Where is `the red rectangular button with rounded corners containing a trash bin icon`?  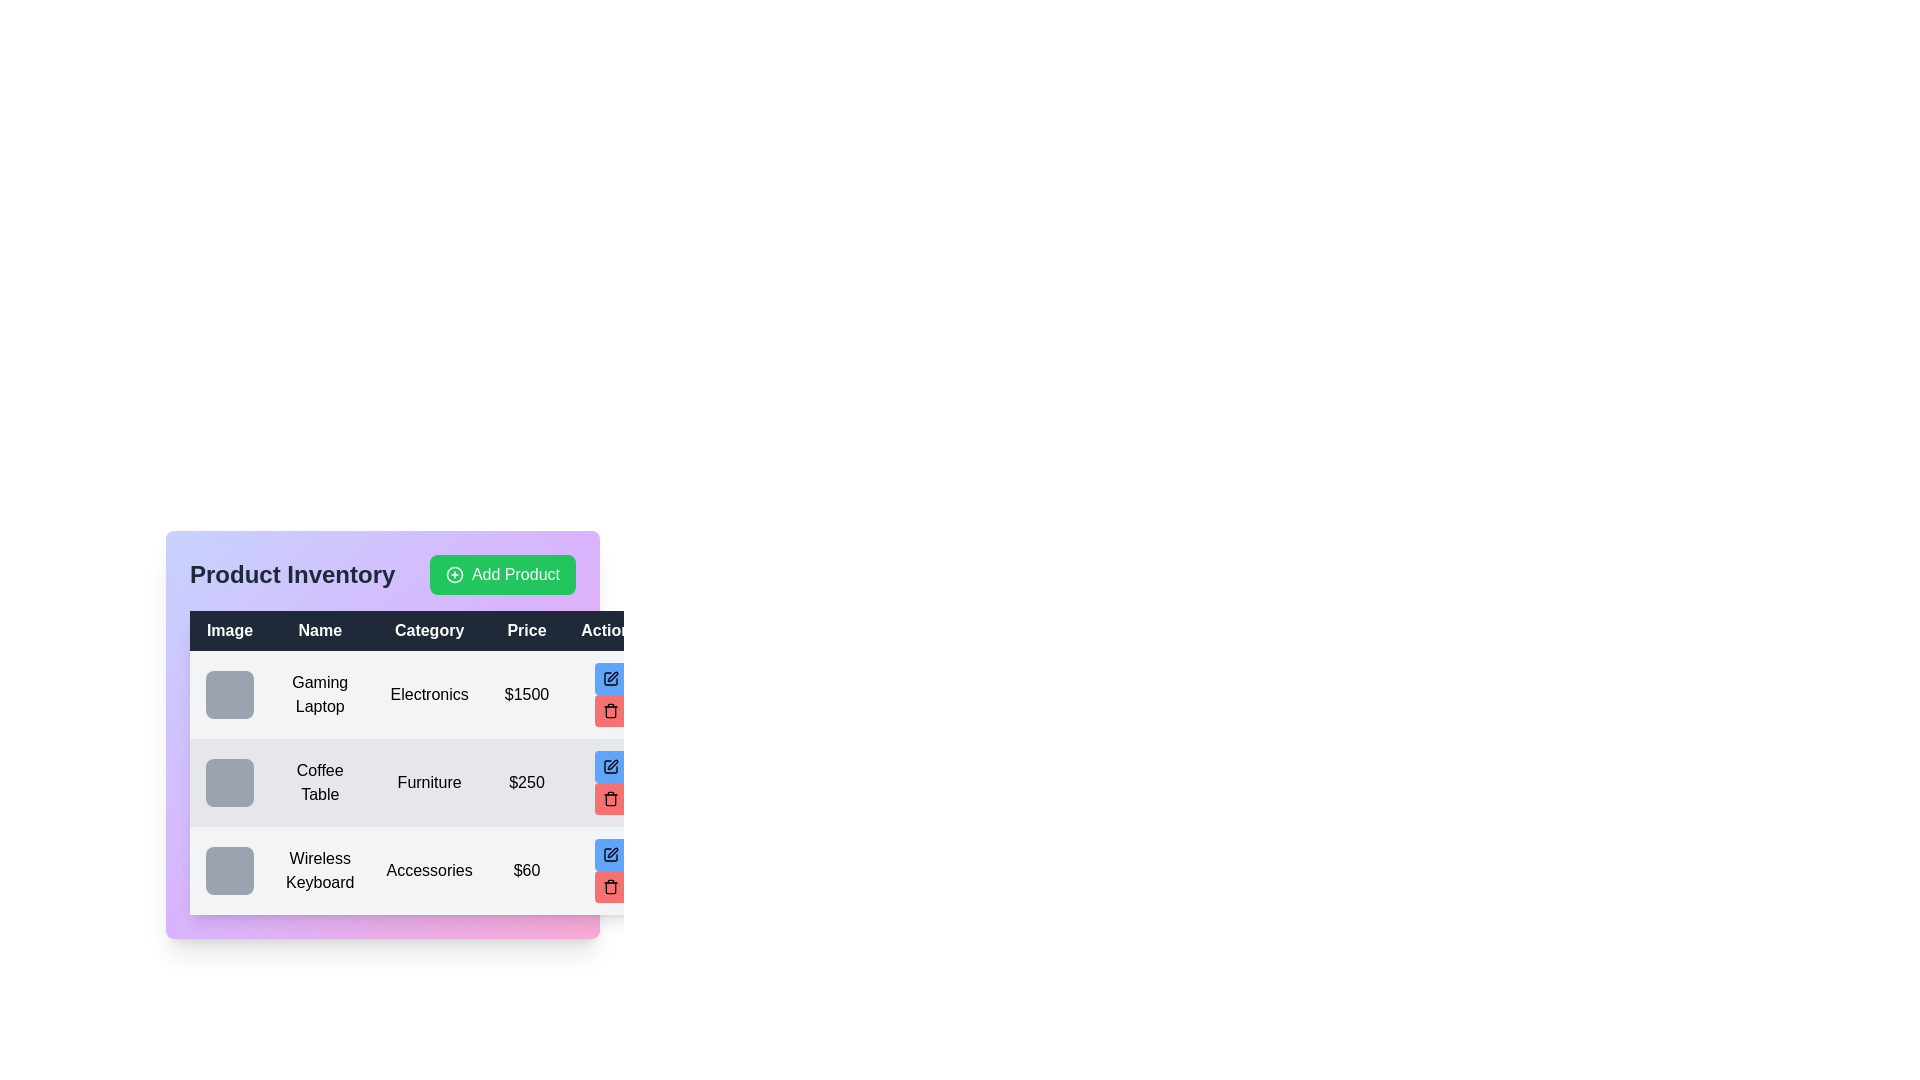 the red rectangular button with rounded corners containing a trash bin icon is located at coordinates (609, 782).